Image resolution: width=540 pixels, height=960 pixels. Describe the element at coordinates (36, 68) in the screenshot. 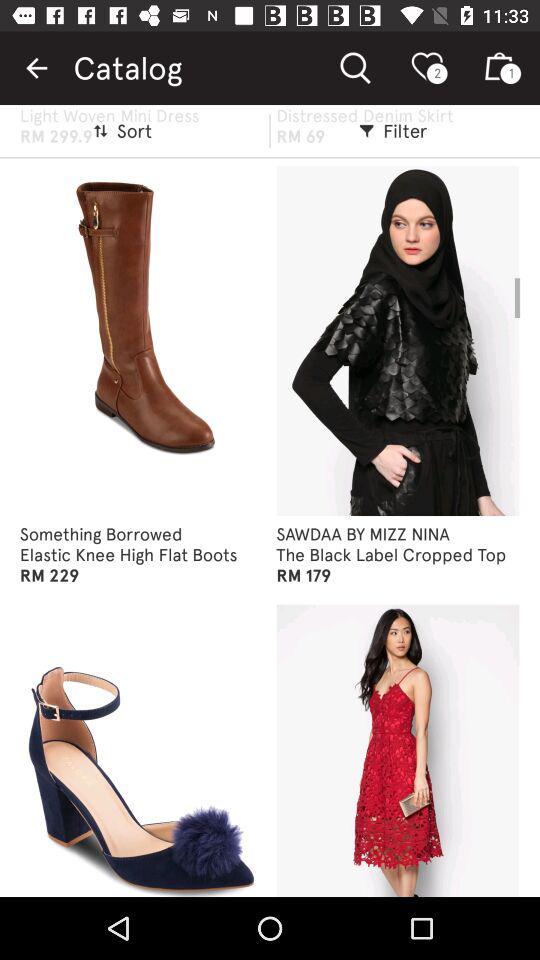

I see `the icon to the left of the catalog item` at that location.